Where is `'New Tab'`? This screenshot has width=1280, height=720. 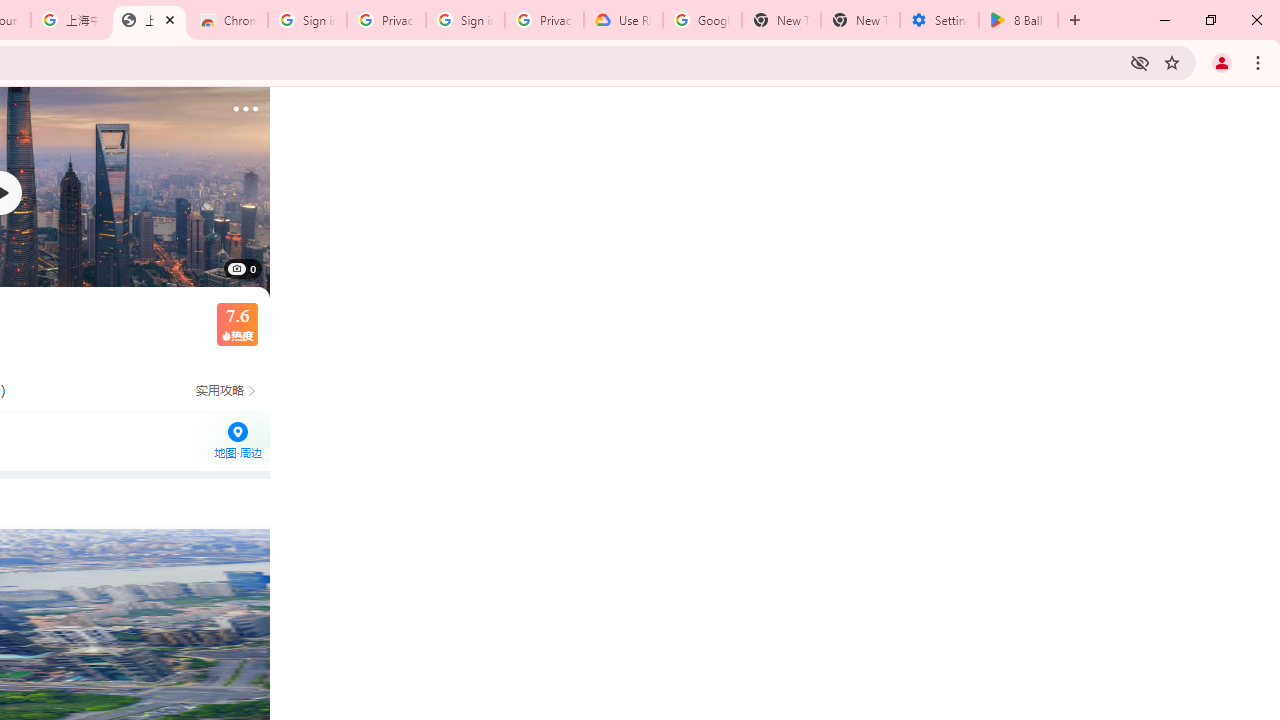 'New Tab' is located at coordinates (860, 20).